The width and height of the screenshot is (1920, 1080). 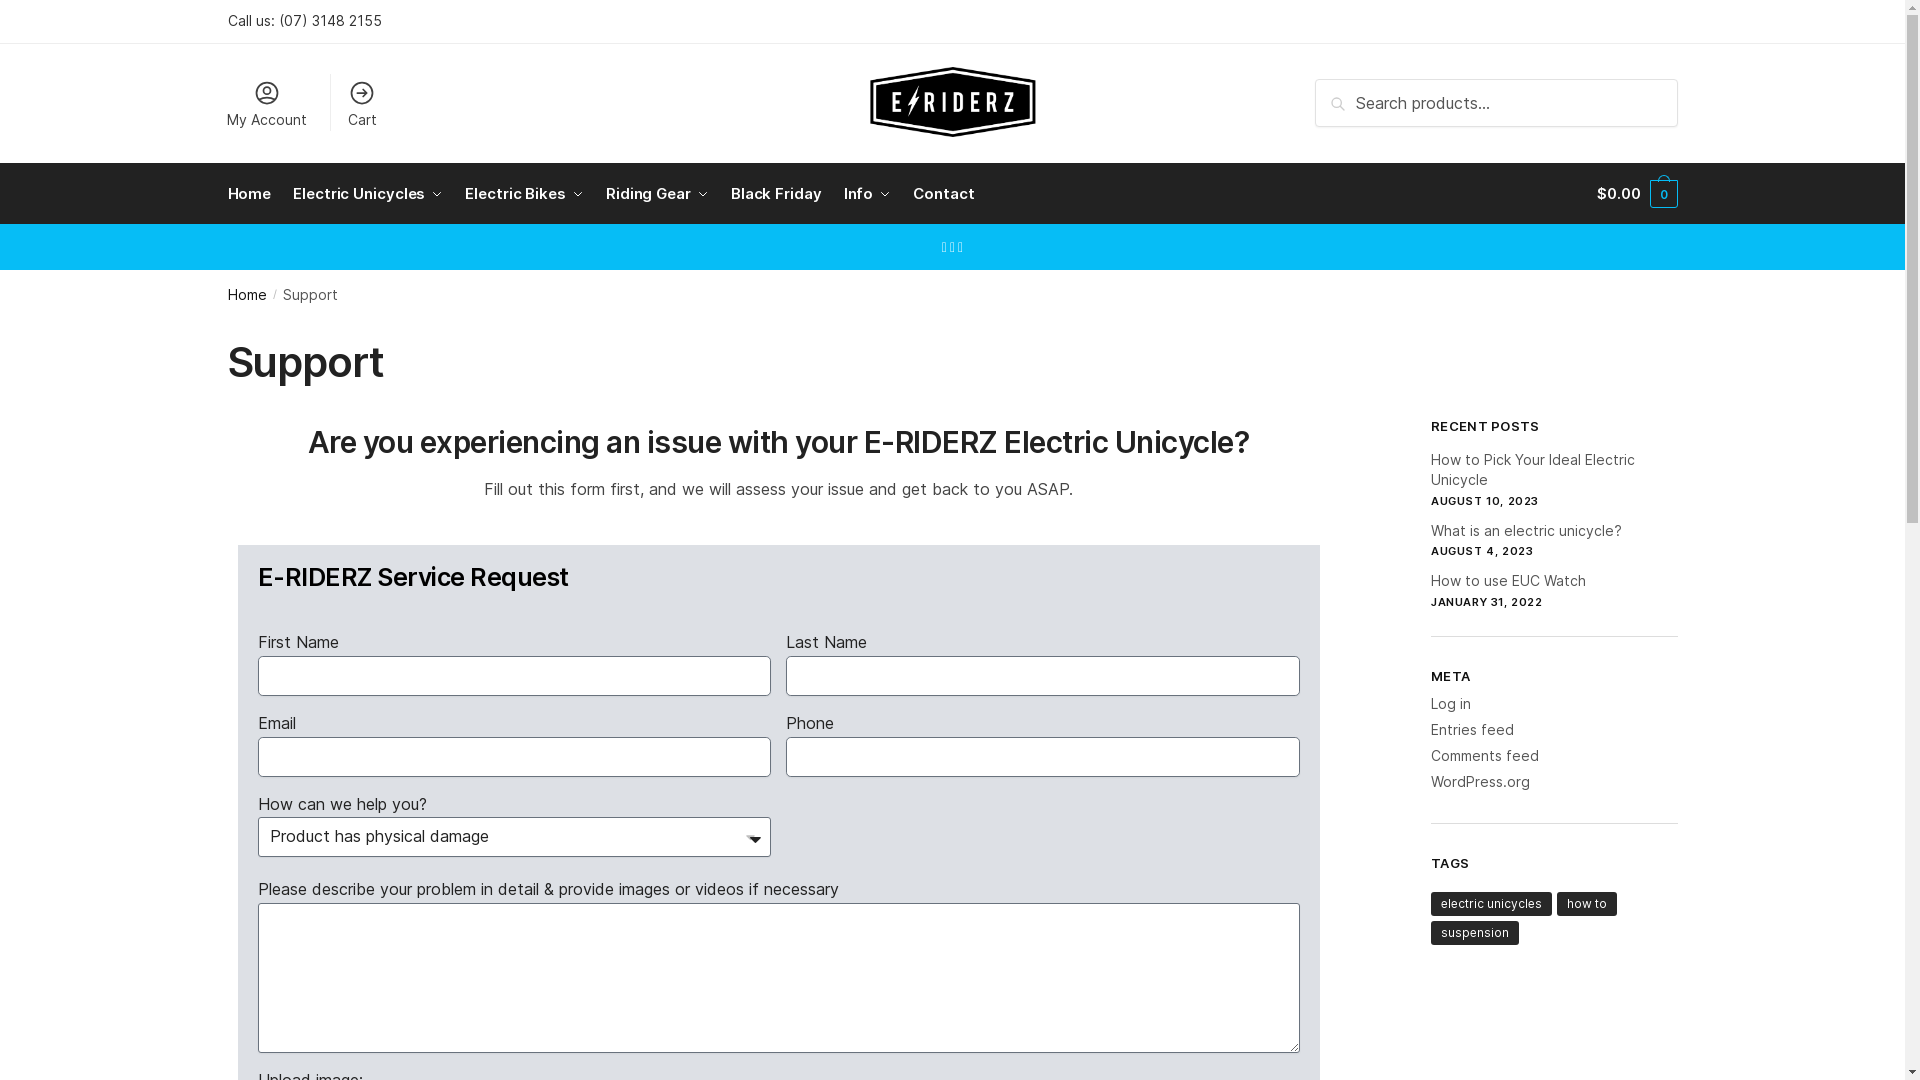 What do you see at coordinates (246, 294) in the screenshot?
I see `'Home'` at bounding box center [246, 294].